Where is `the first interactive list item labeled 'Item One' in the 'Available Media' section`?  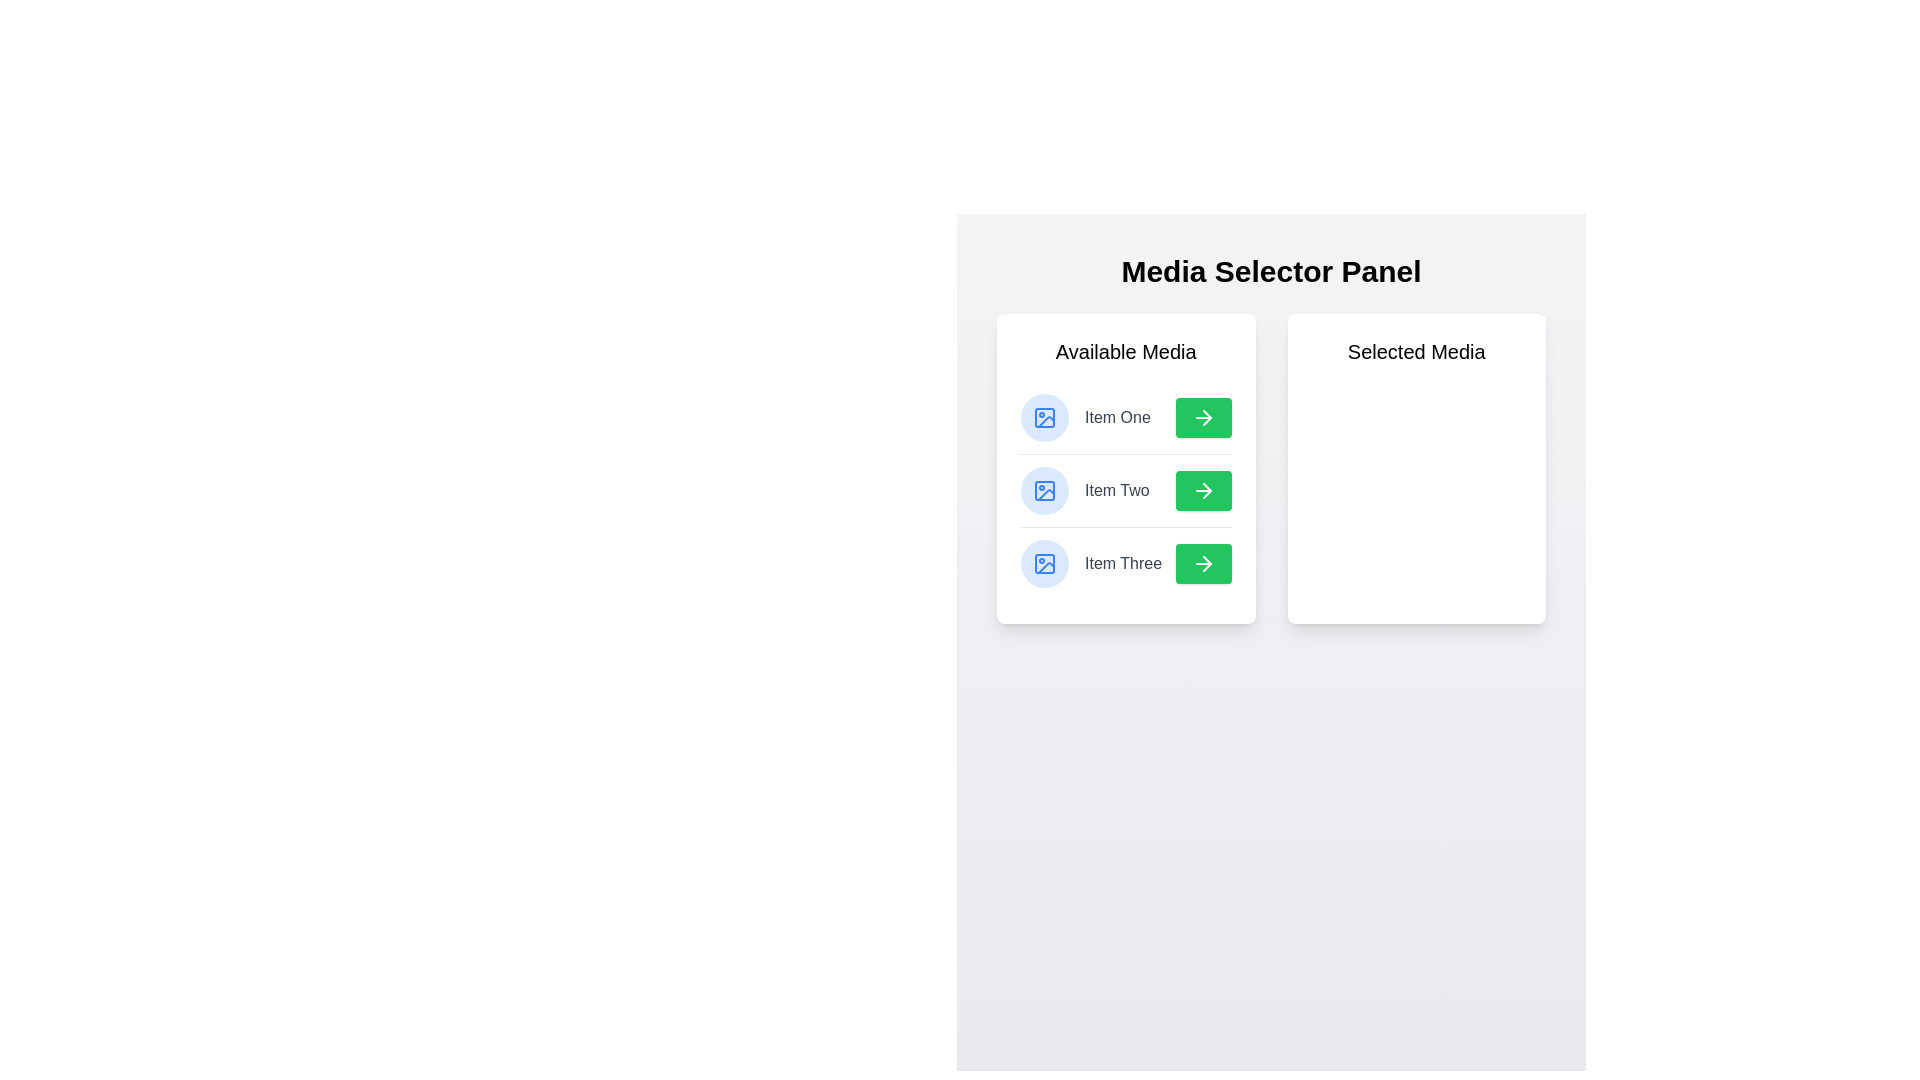
the first interactive list item labeled 'Item One' in the 'Available Media' section is located at coordinates (1126, 416).